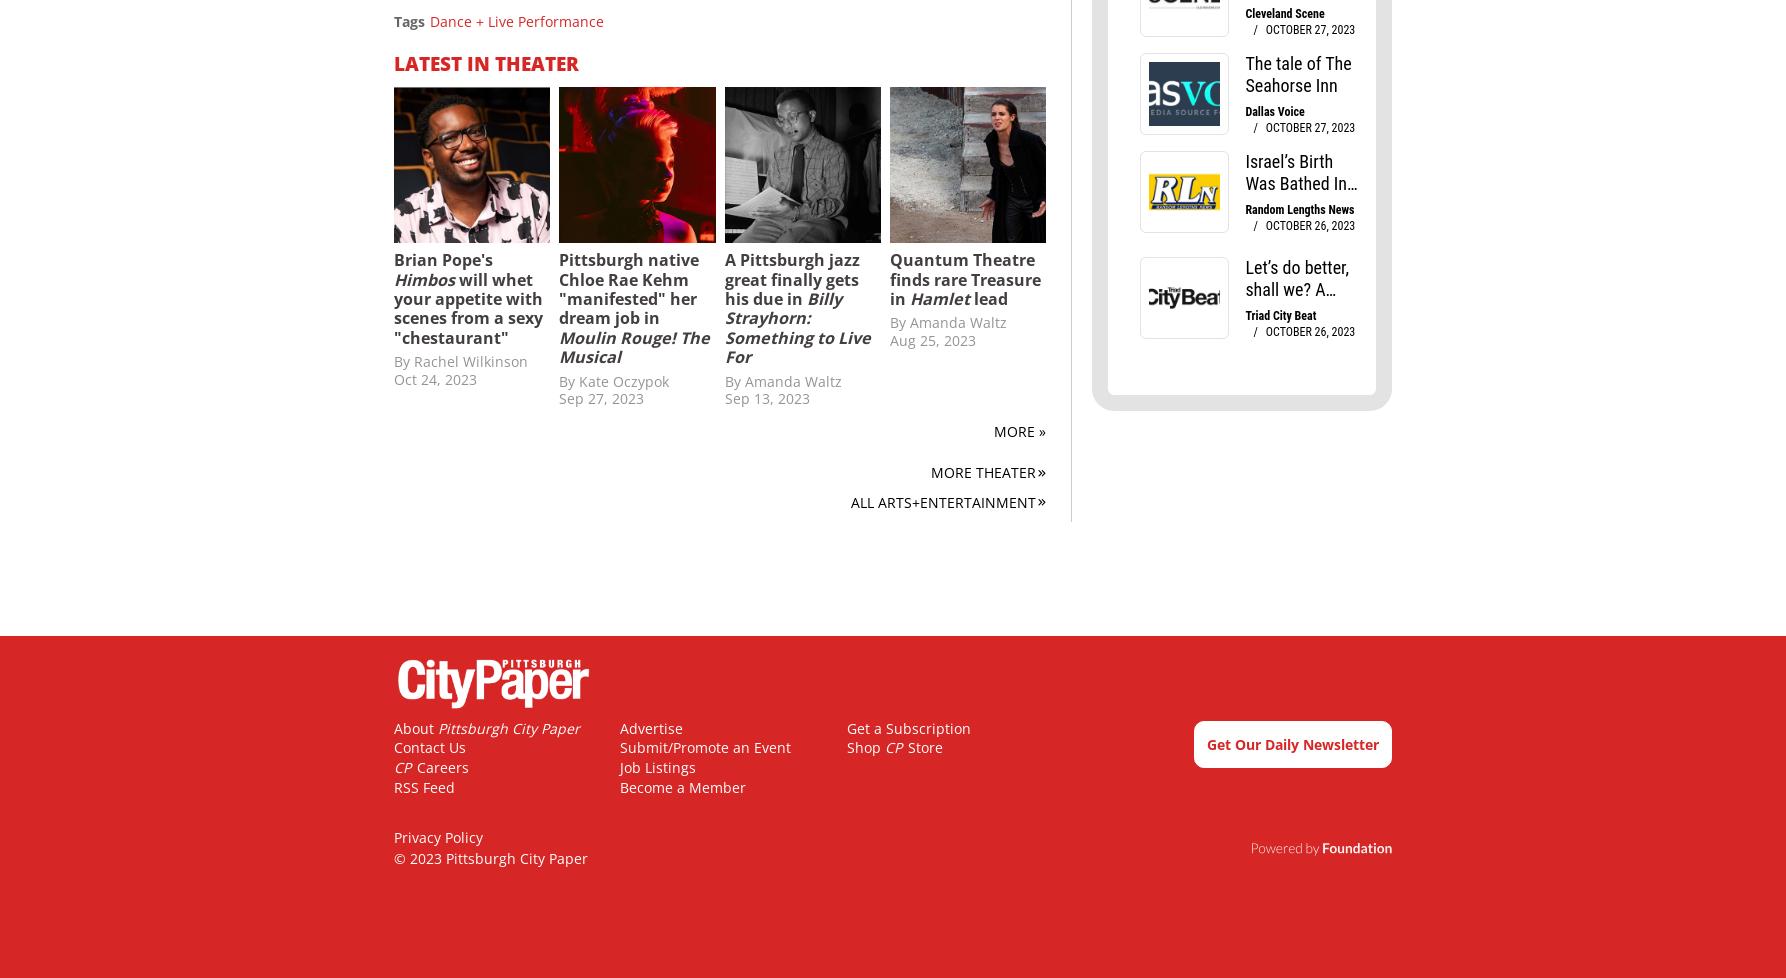  Describe the element at coordinates (848, 501) in the screenshot. I see `'All Arts+Entertainment'` at that location.